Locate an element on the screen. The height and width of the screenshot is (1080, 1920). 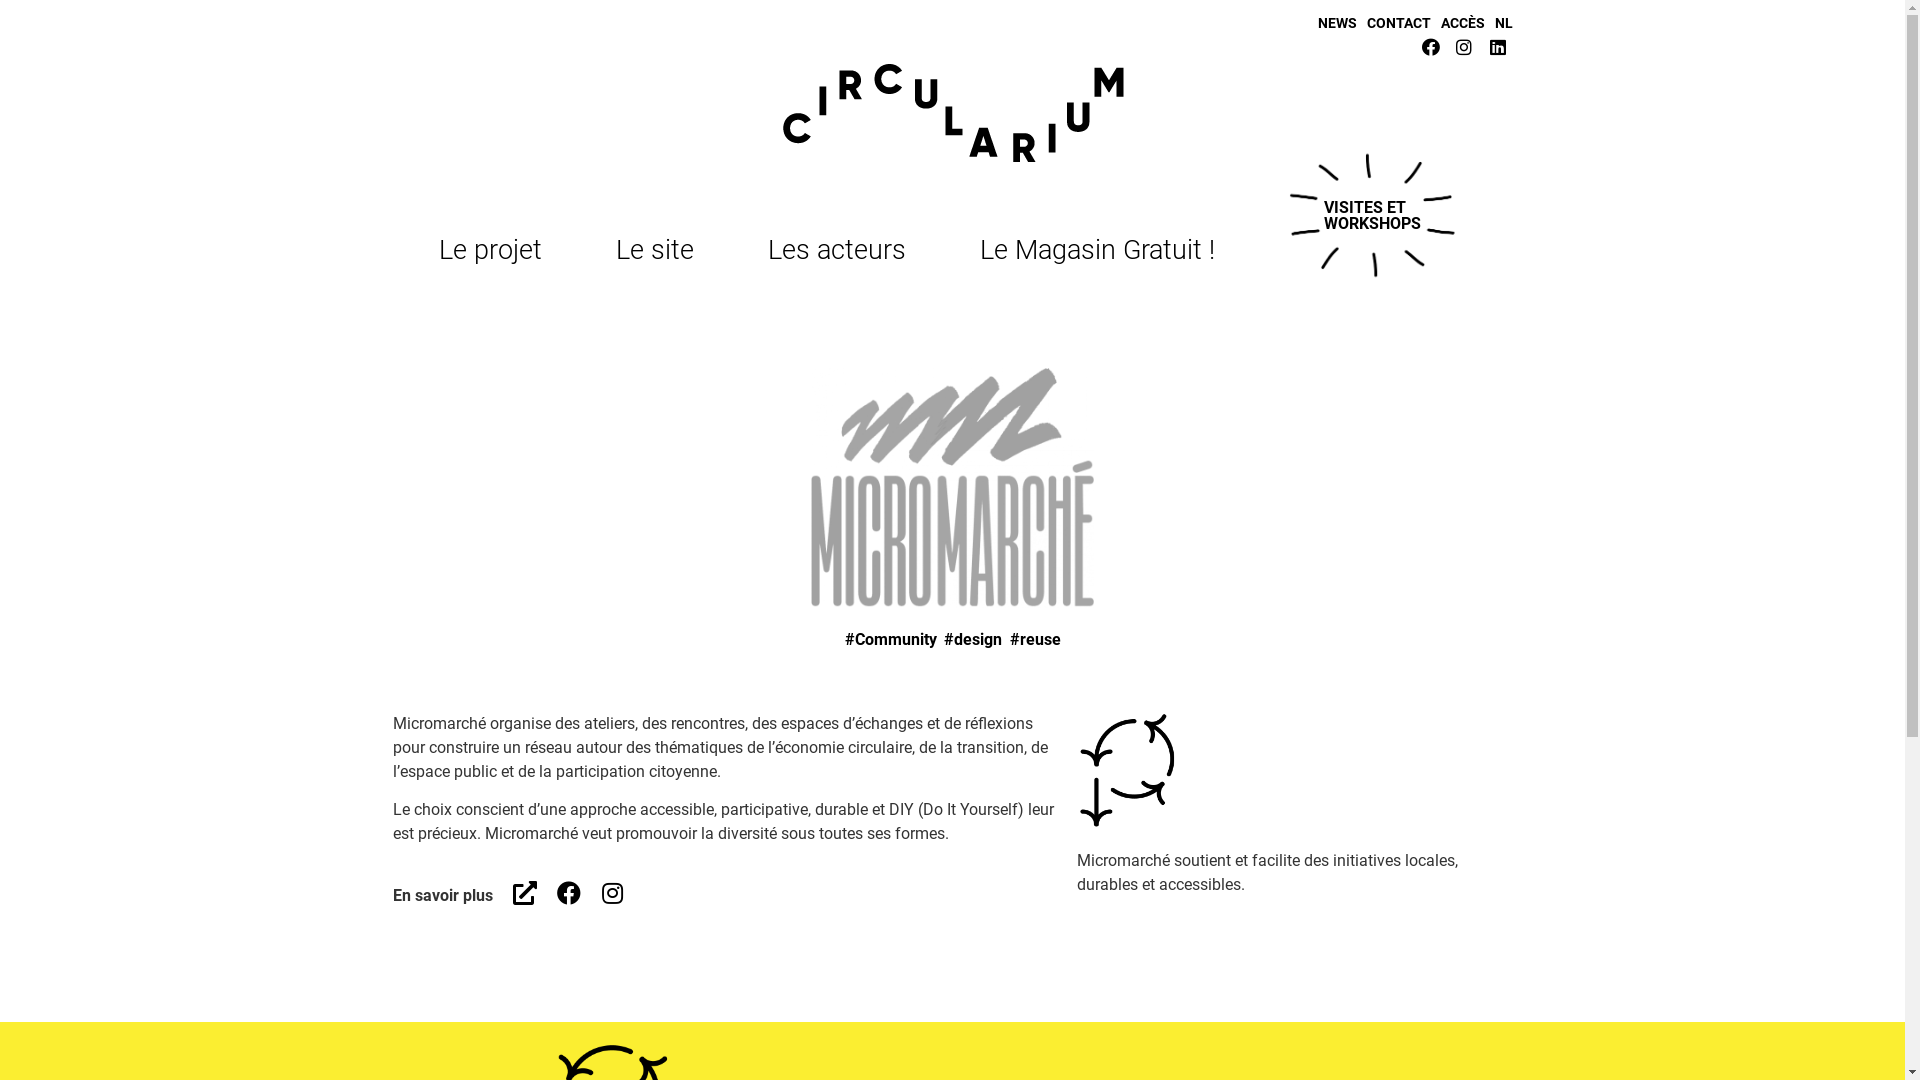
'Le site' is located at coordinates (660, 249).